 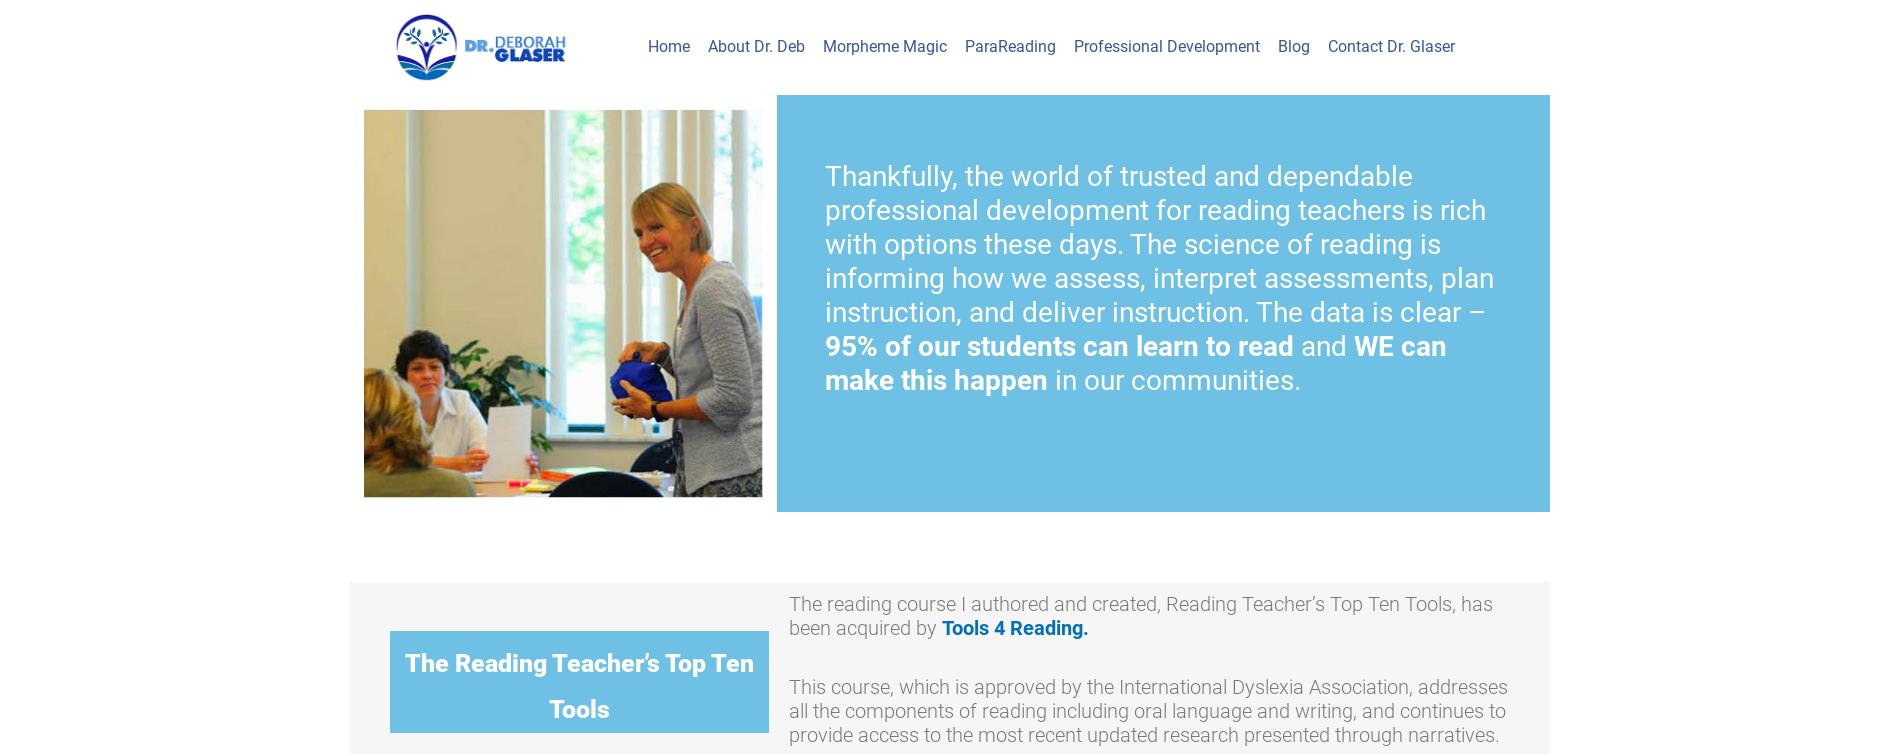 What do you see at coordinates (1174, 379) in the screenshot?
I see `'in our communities.'` at bounding box center [1174, 379].